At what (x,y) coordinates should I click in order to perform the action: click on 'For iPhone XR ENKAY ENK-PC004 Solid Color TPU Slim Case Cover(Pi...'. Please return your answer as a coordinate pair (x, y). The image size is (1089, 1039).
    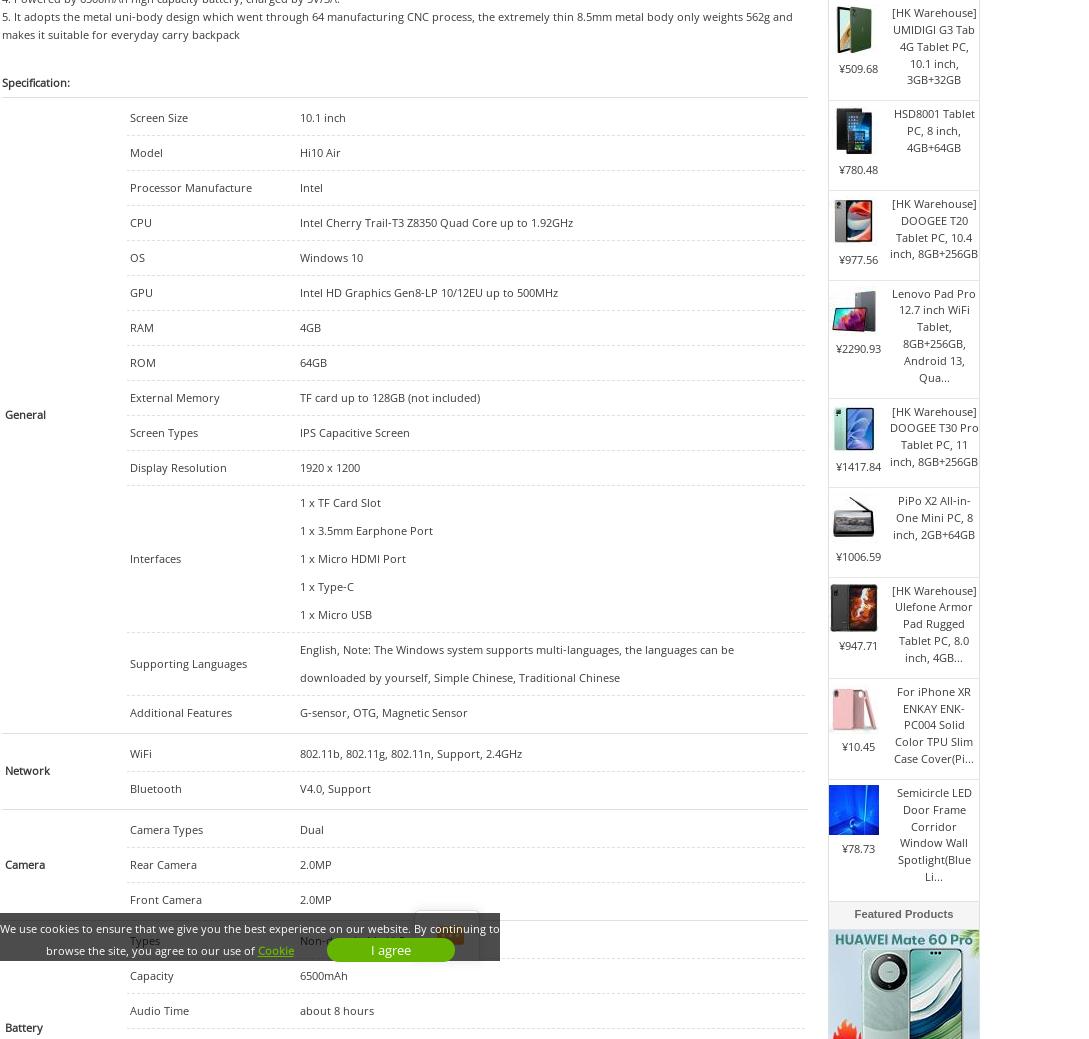
    Looking at the image, I should click on (933, 723).